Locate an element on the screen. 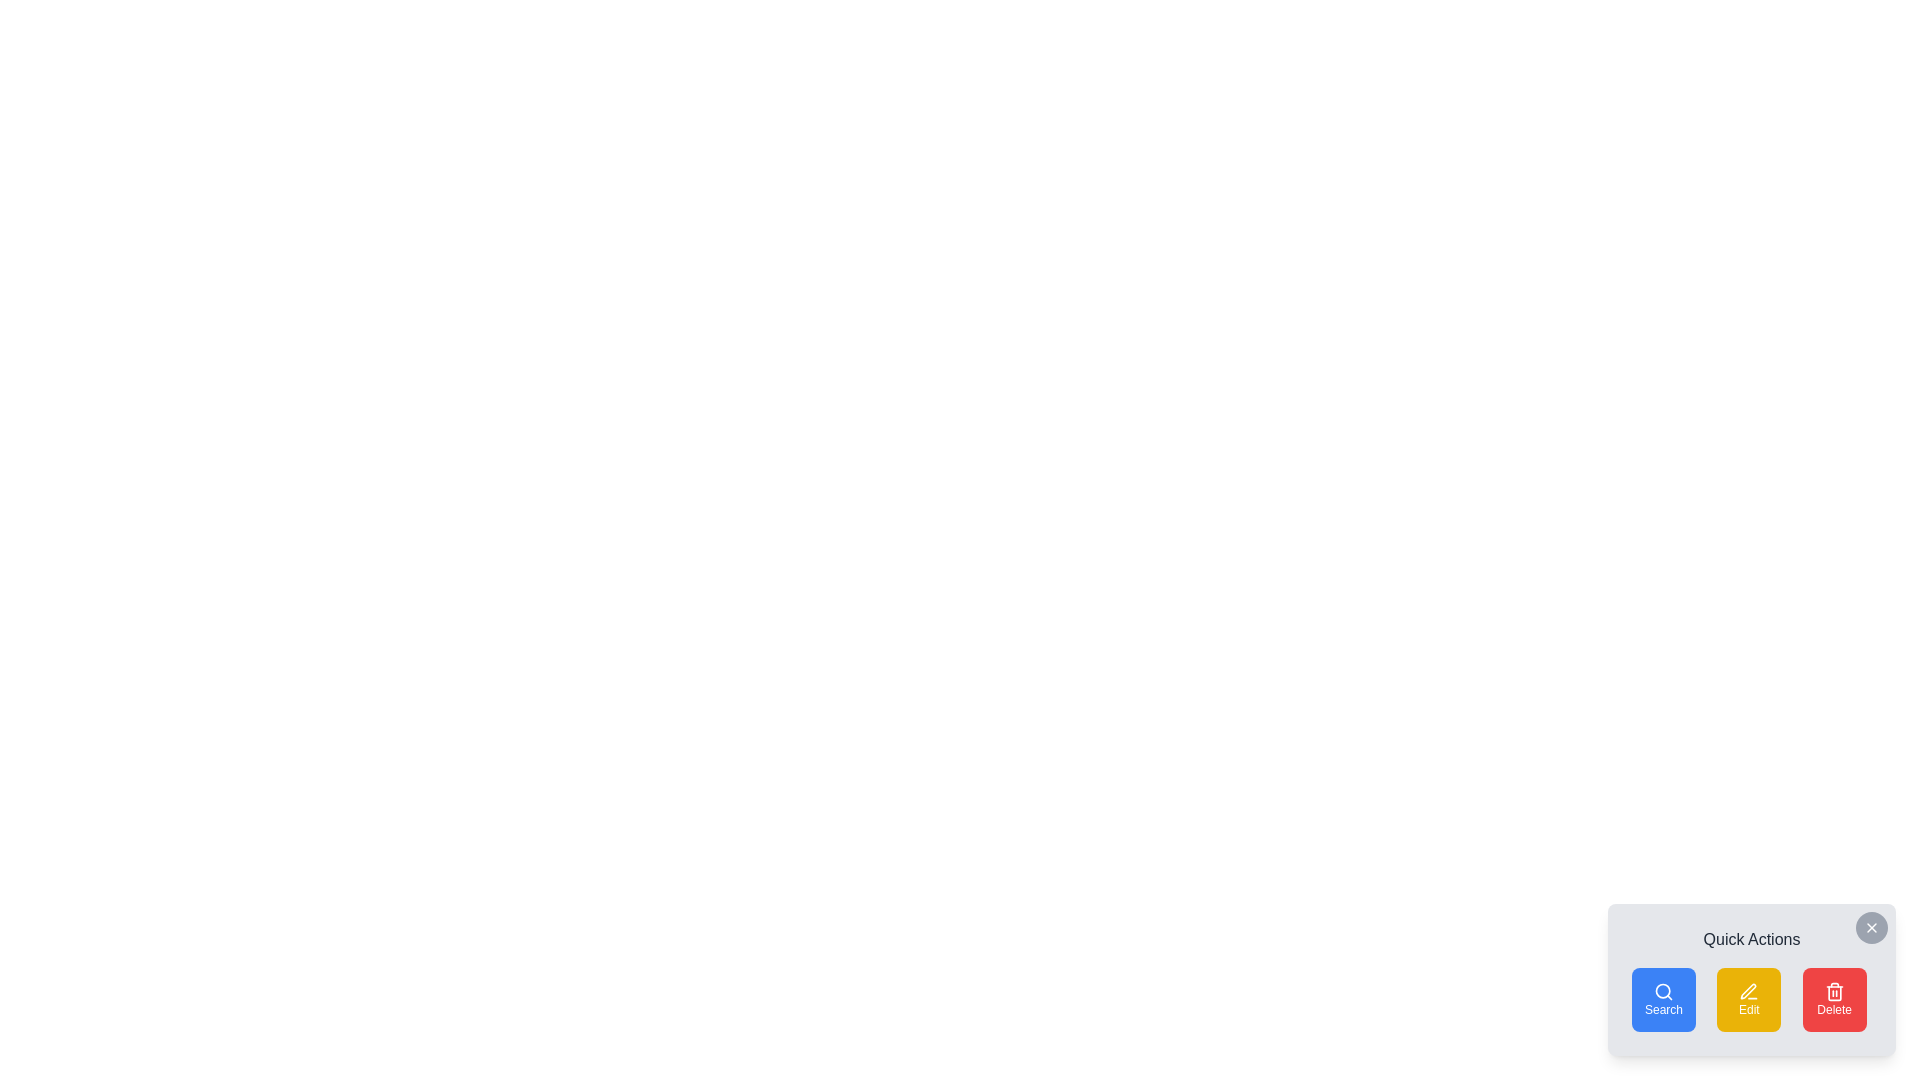 Image resolution: width=1920 pixels, height=1080 pixels. the Icon button located at the top-right corner of the 'Quick Actions' panel is located at coordinates (1871, 928).